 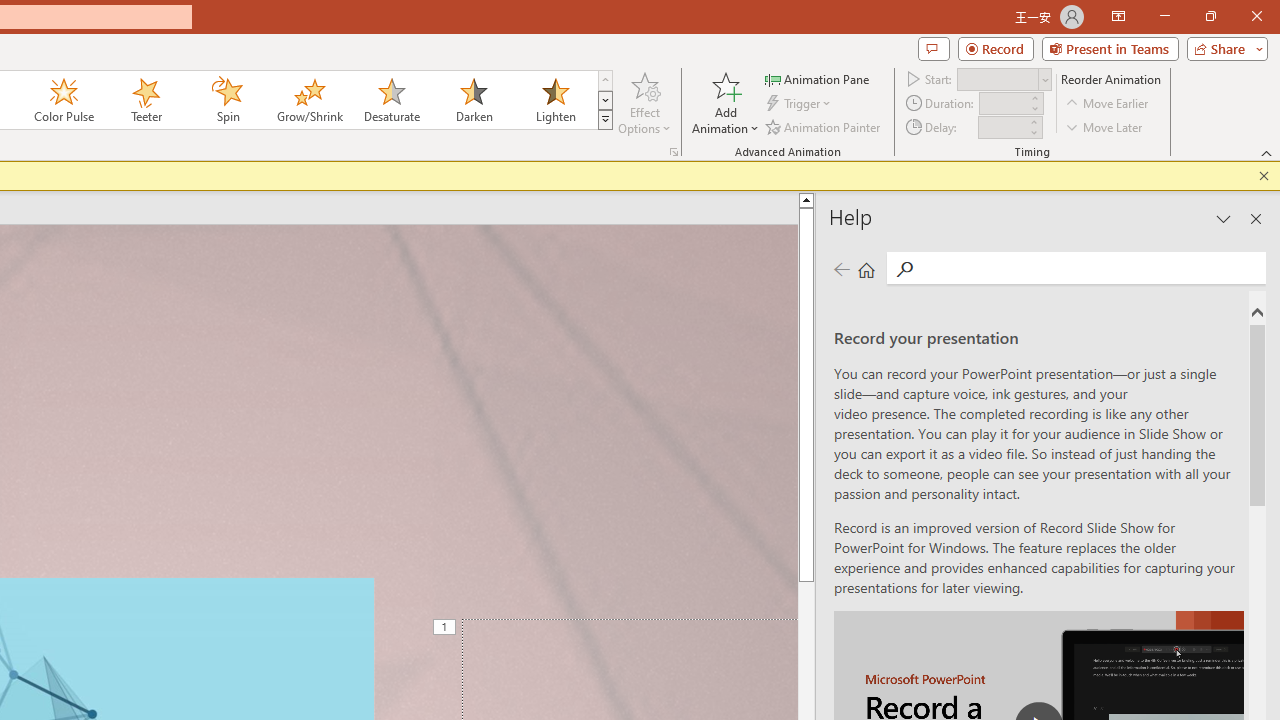 What do you see at coordinates (445, 627) in the screenshot?
I see `'Animation, sequence 1, on Title 1'` at bounding box center [445, 627].